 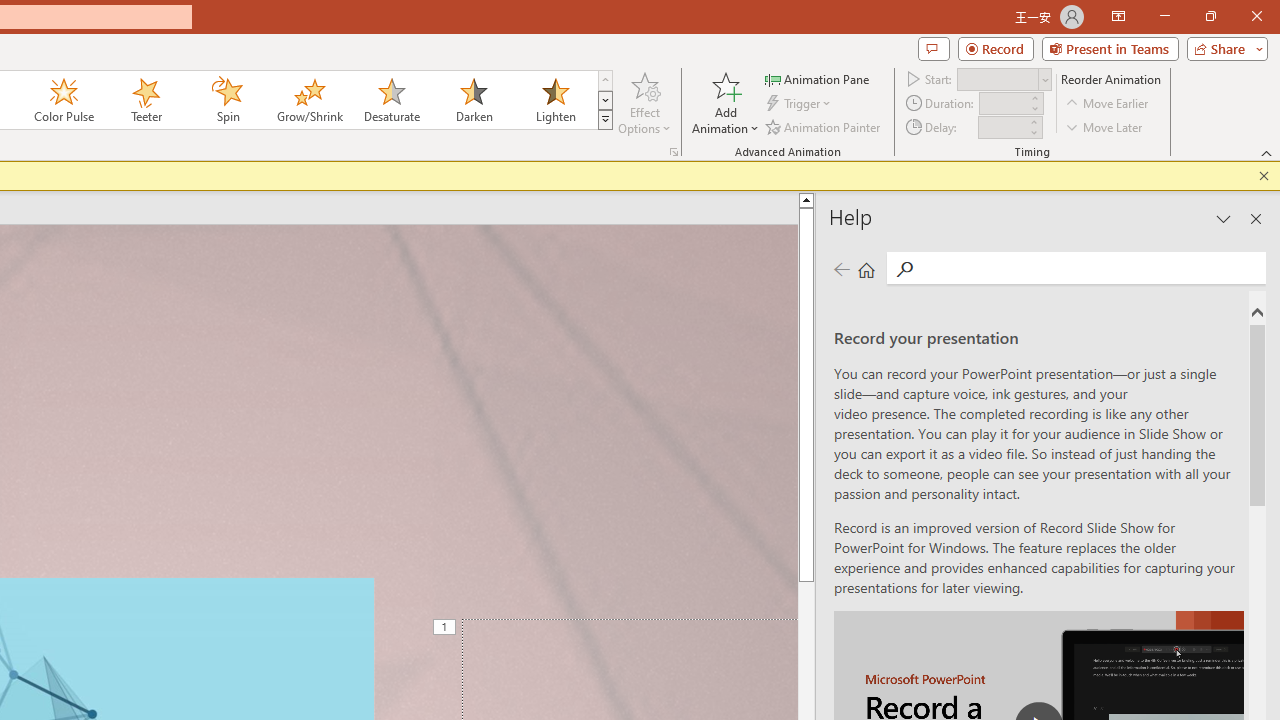 What do you see at coordinates (445, 627) in the screenshot?
I see `'Animation, sequence 1, on Title 1'` at bounding box center [445, 627].